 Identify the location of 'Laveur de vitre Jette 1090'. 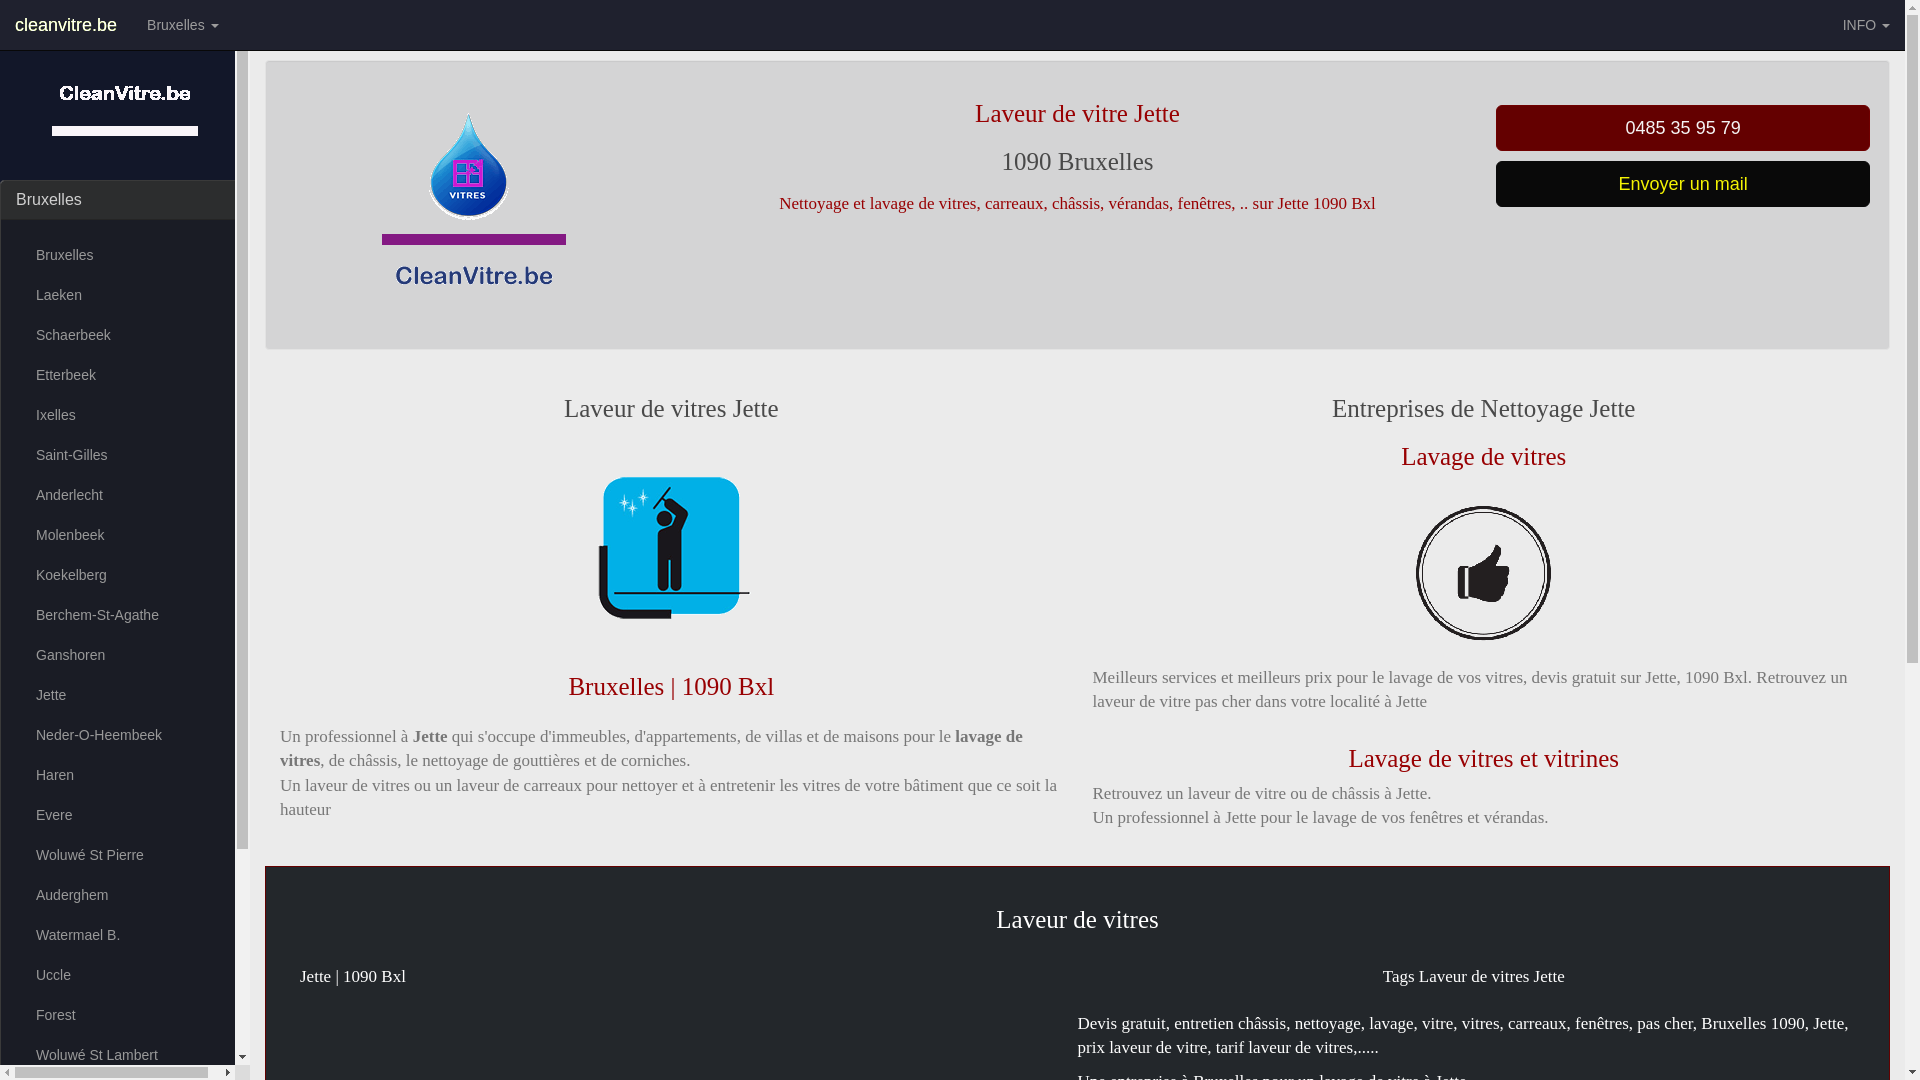
(671, 547).